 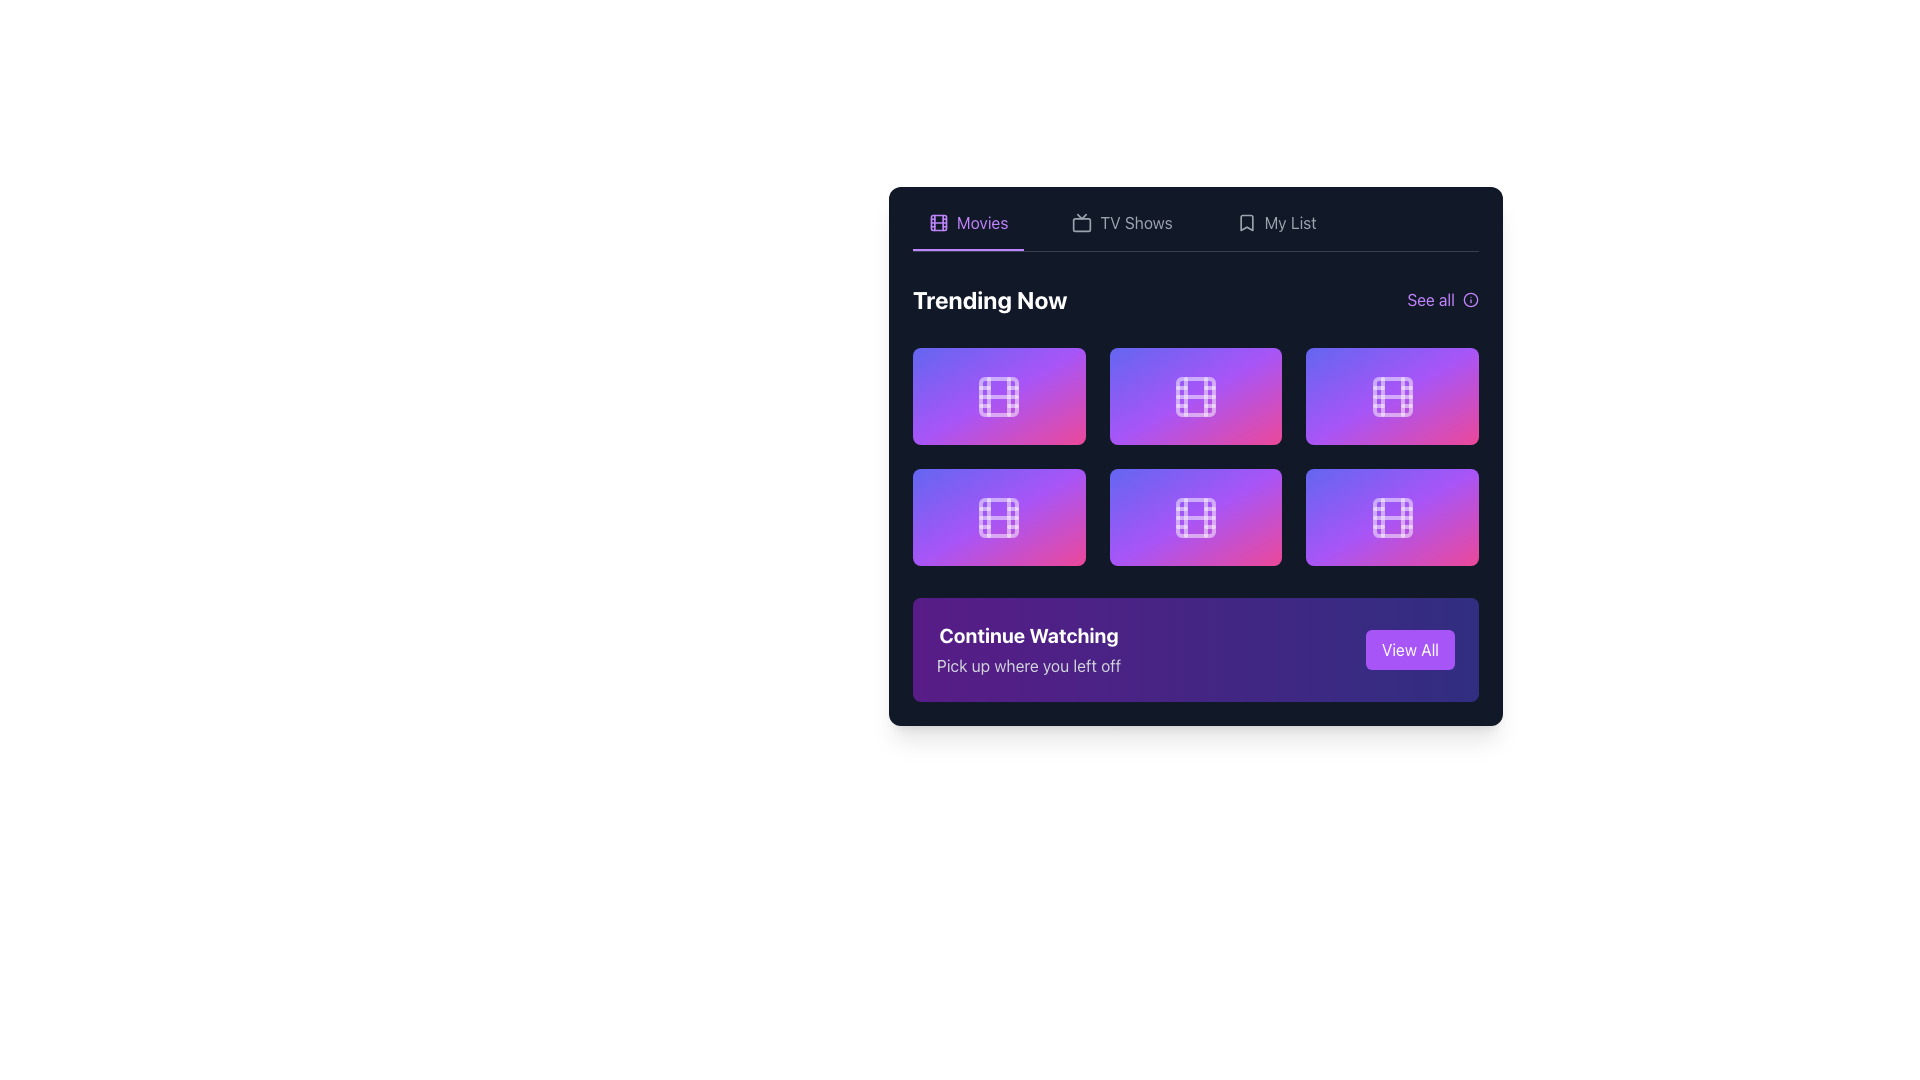 What do you see at coordinates (1409, 650) in the screenshot?
I see `the 'View All' button located in the bottom-right corner of the 'Continue Watching' section to visualize its hover effects` at bounding box center [1409, 650].